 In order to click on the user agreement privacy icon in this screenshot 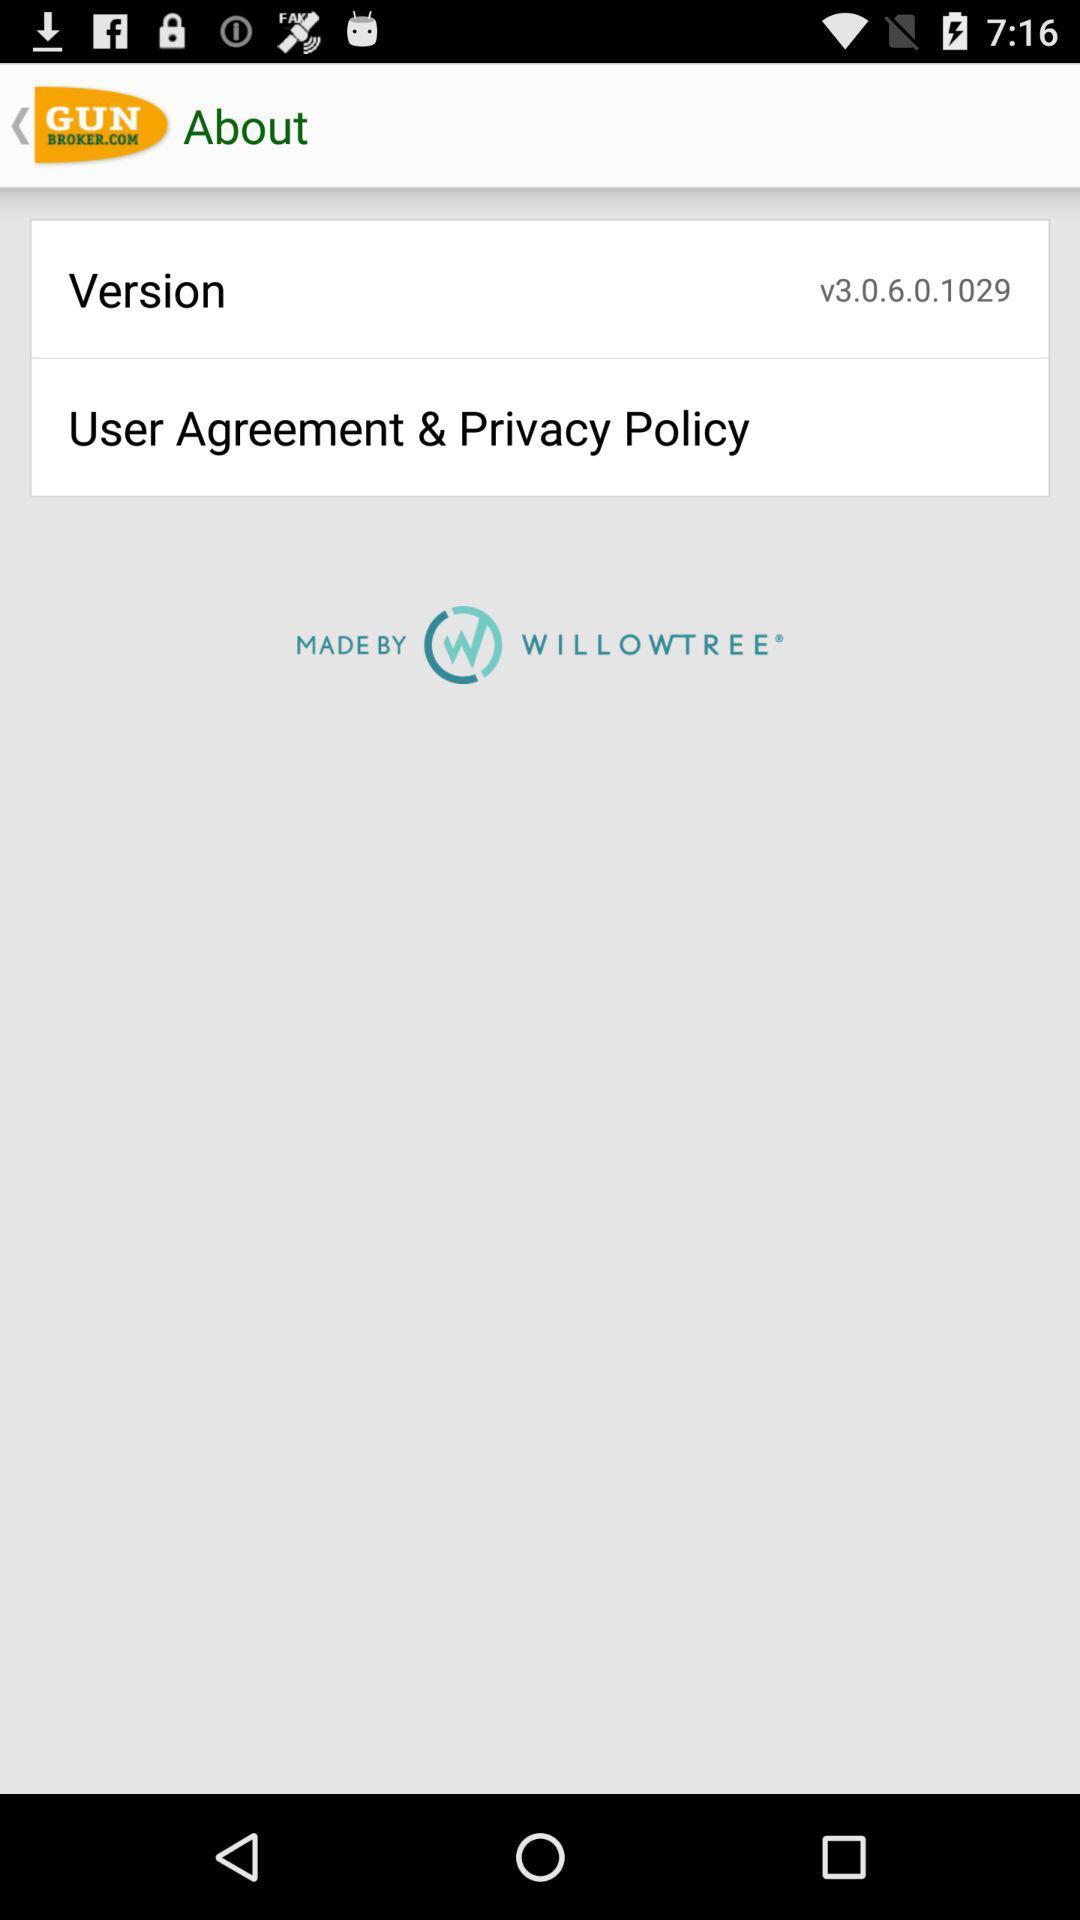, I will do `click(540, 426)`.